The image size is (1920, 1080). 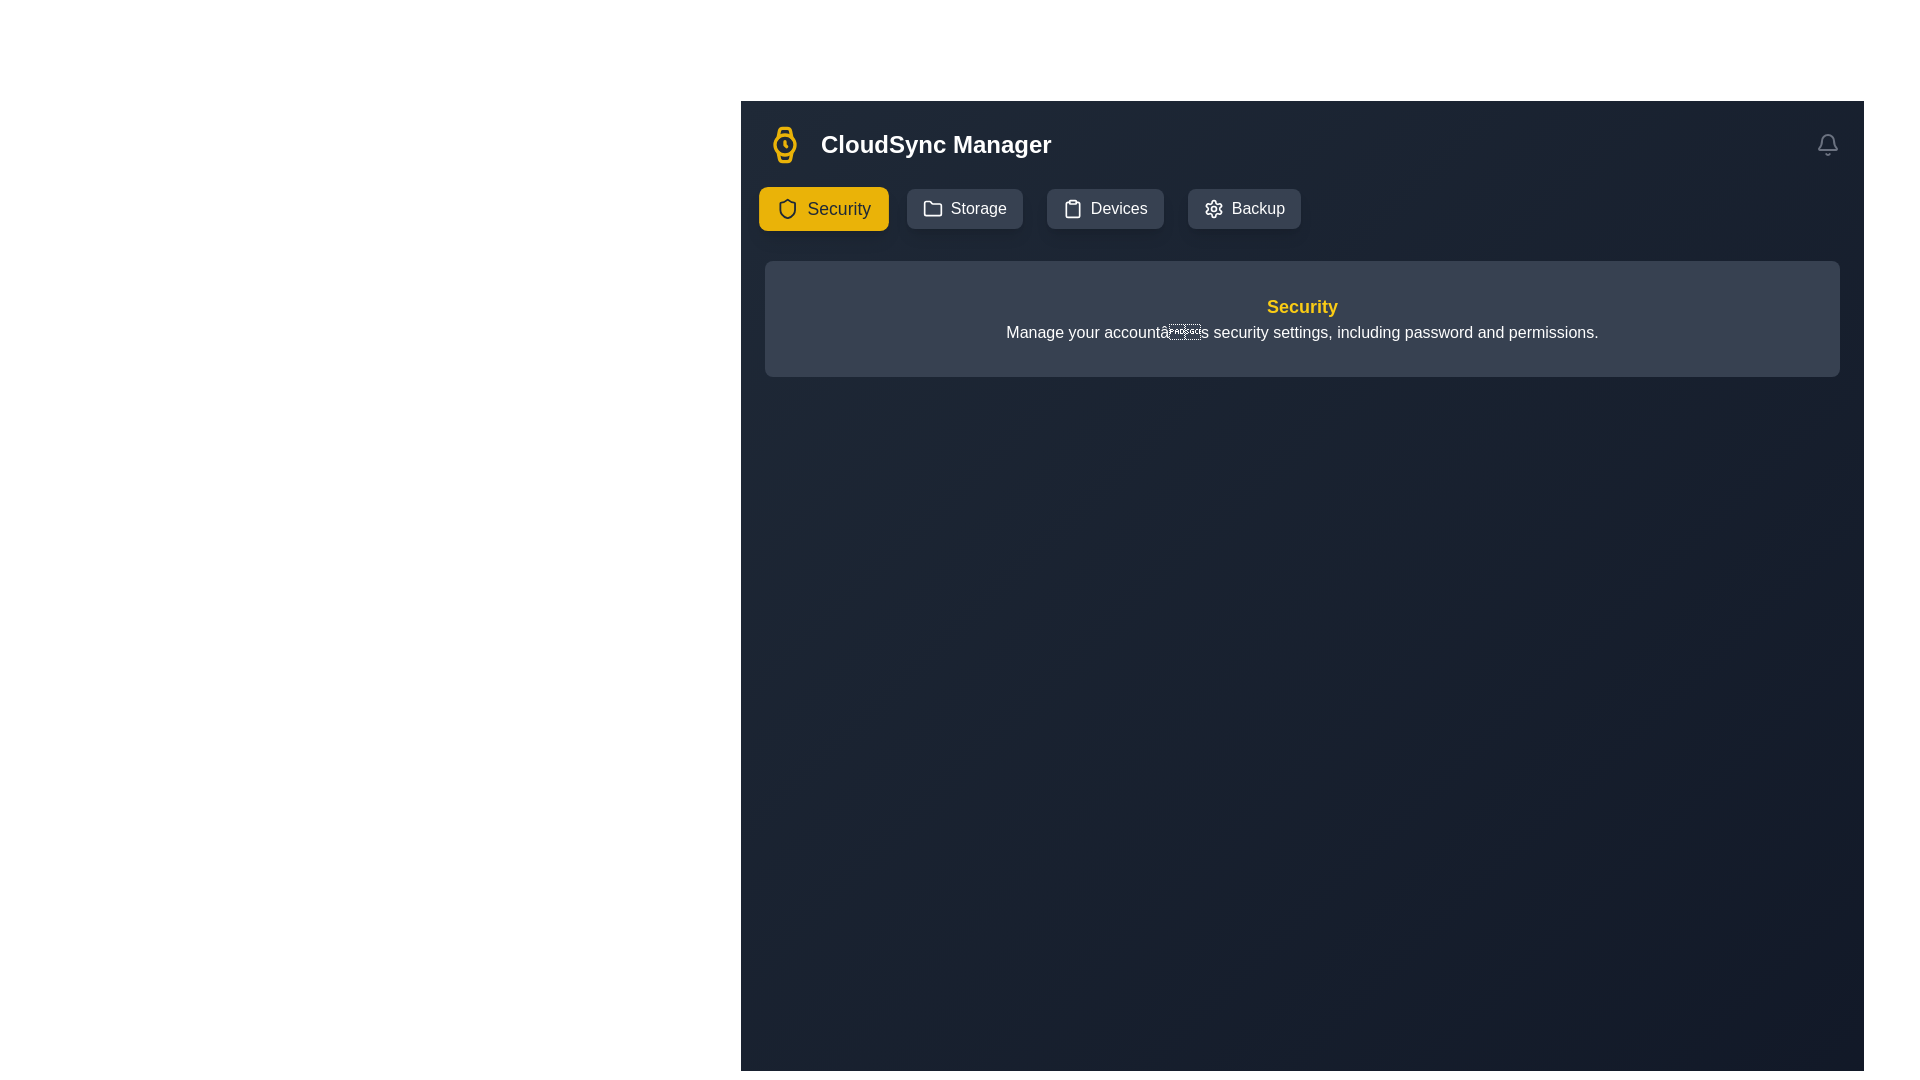 What do you see at coordinates (1302, 331) in the screenshot?
I see `the text block that reads, 'Manage your account's security settings, including password and permissions.' located below the 'Security' heading` at bounding box center [1302, 331].